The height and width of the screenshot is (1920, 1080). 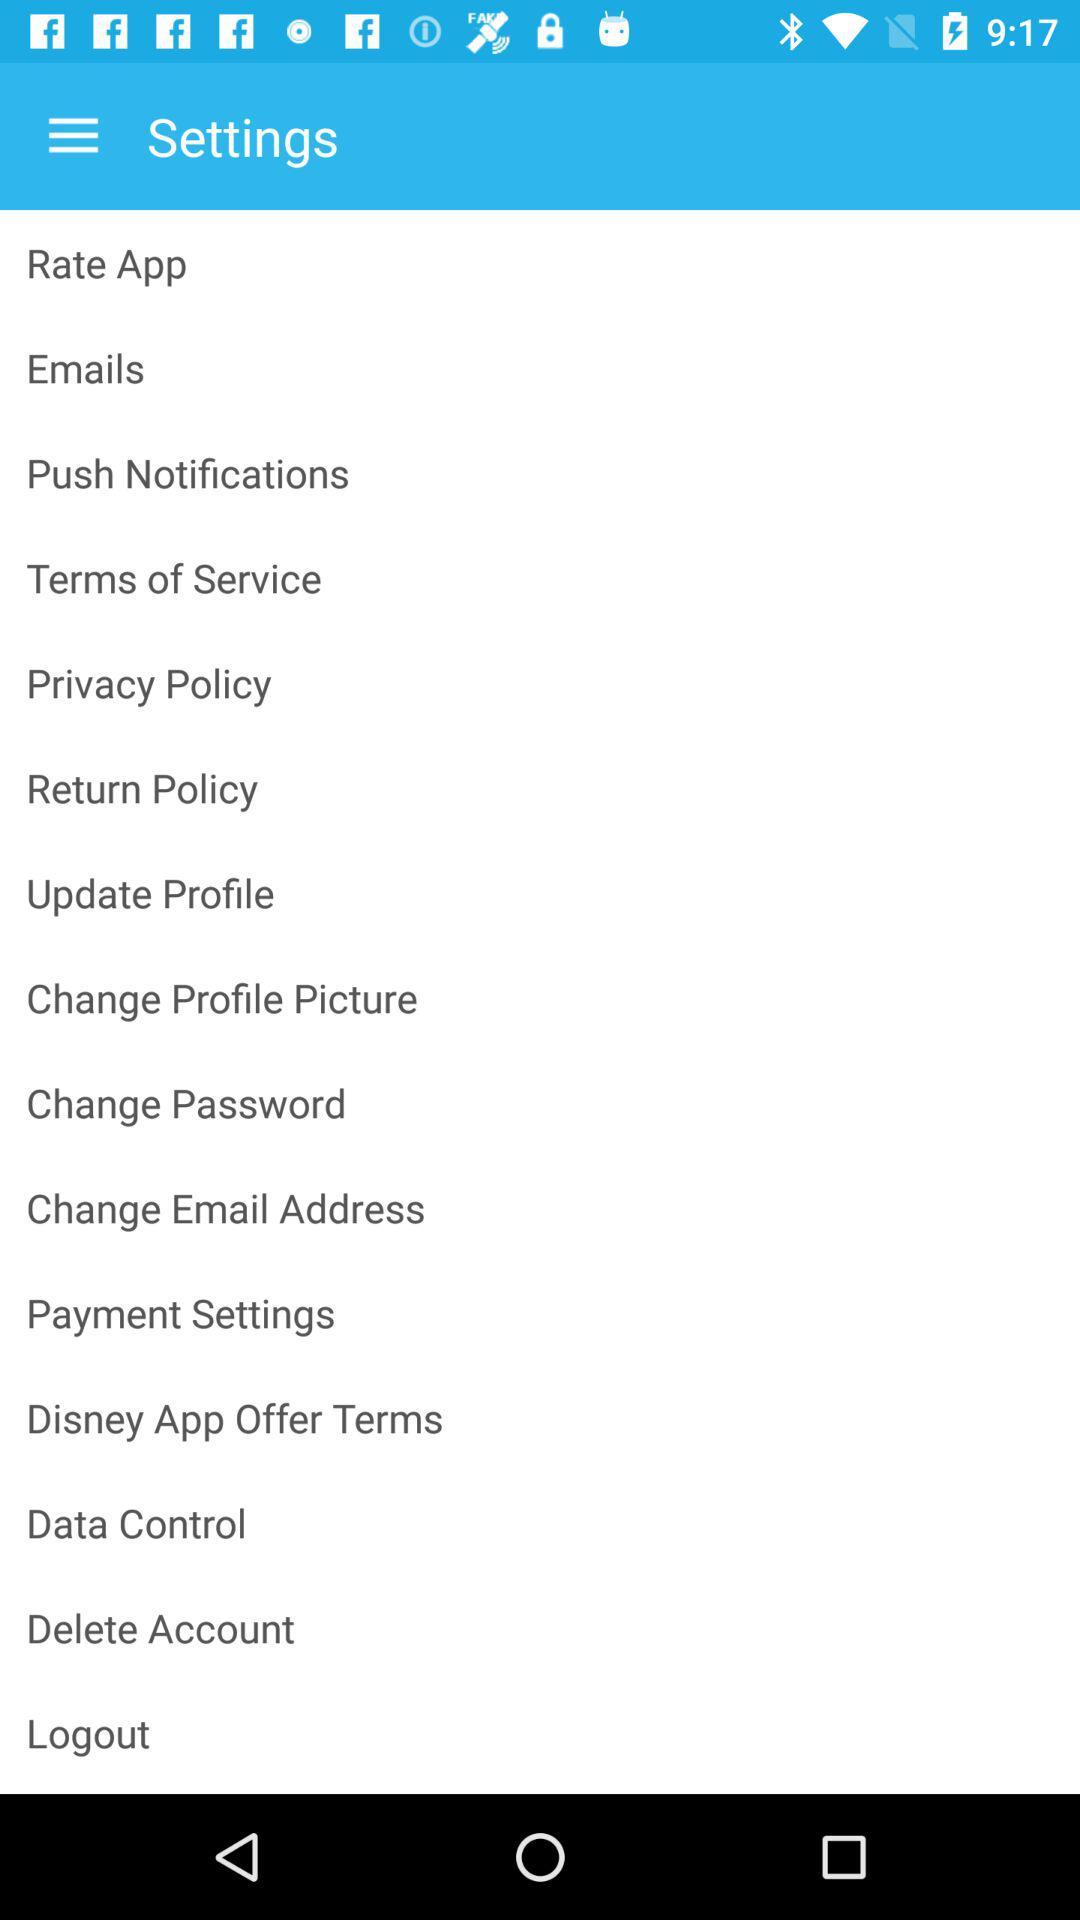 What do you see at coordinates (540, 1312) in the screenshot?
I see `the payment settings icon` at bounding box center [540, 1312].